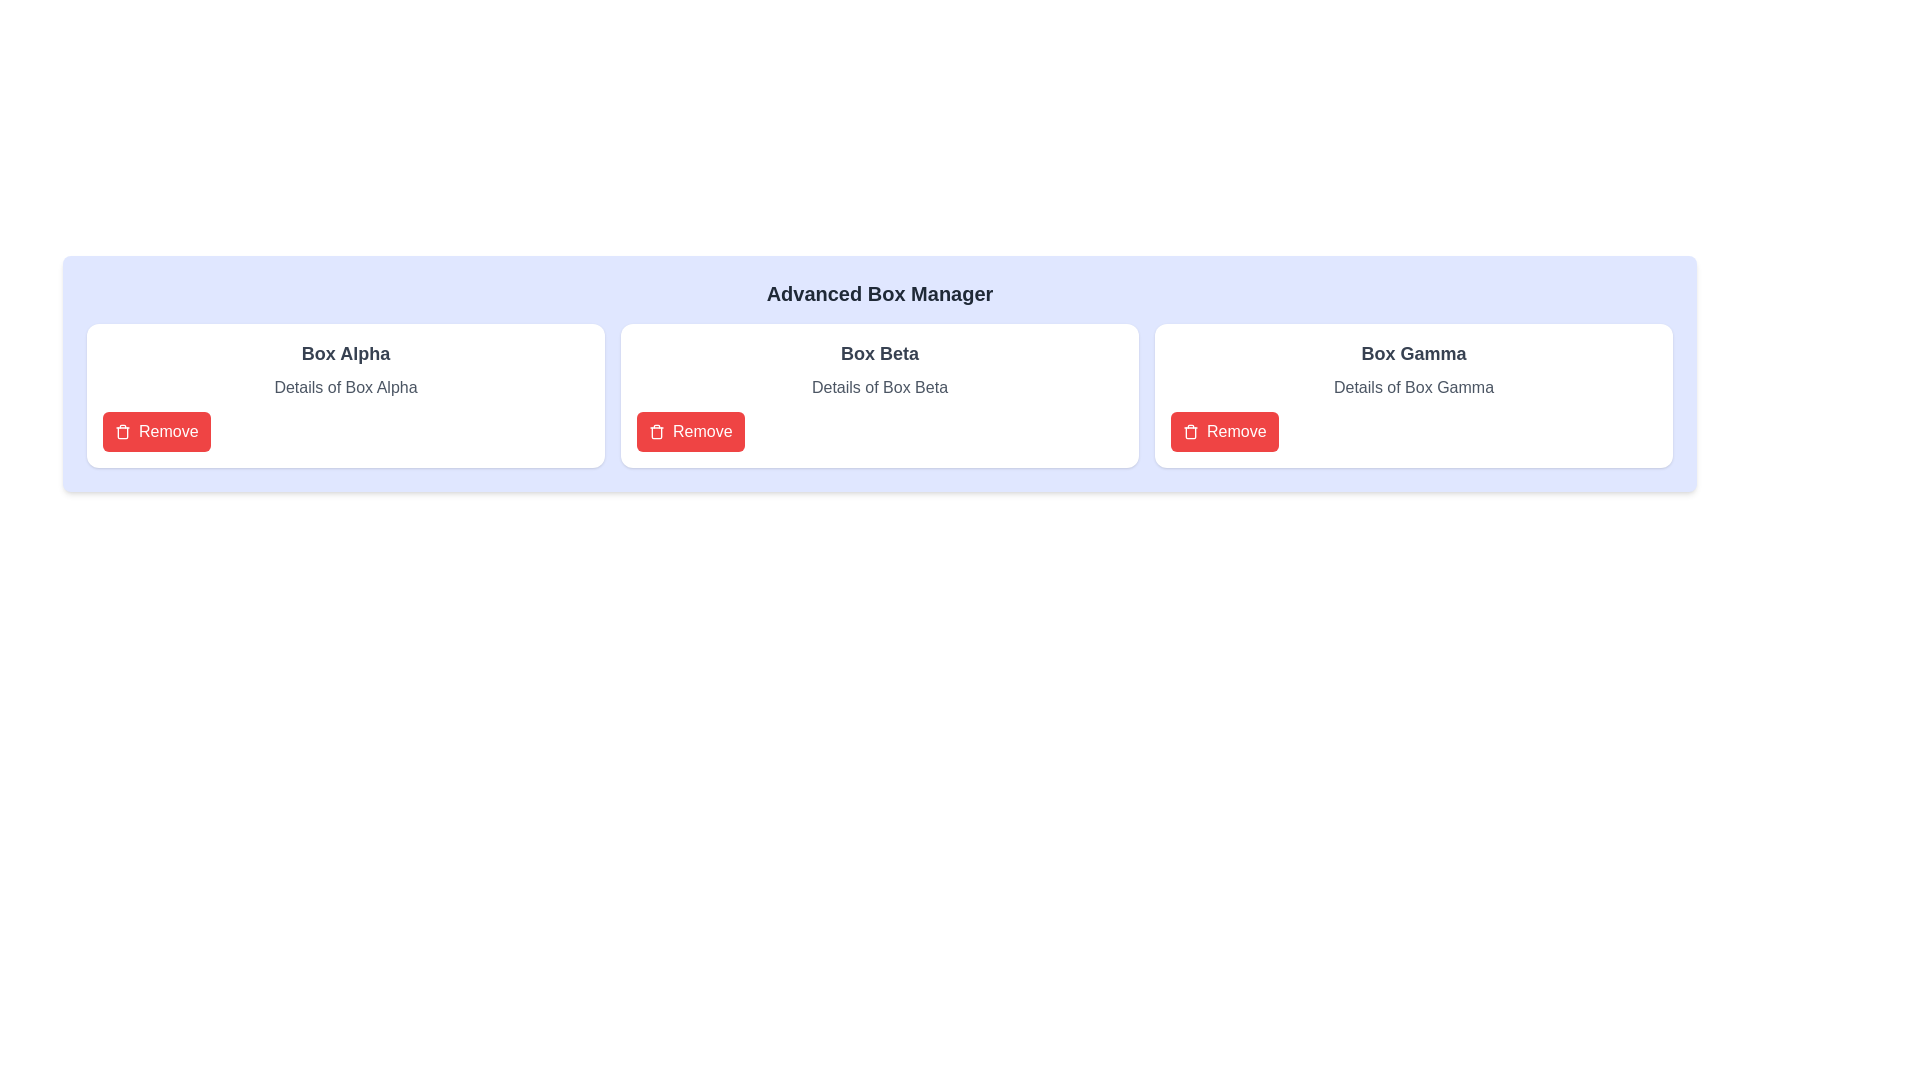 The height and width of the screenshot is (1080, 1920). Describe the element at coordinates (879, 293) in the screenshot. I see `the bold heading text 'Advanced Box Manager' located at the top of a card with a light indigo background` at that location.